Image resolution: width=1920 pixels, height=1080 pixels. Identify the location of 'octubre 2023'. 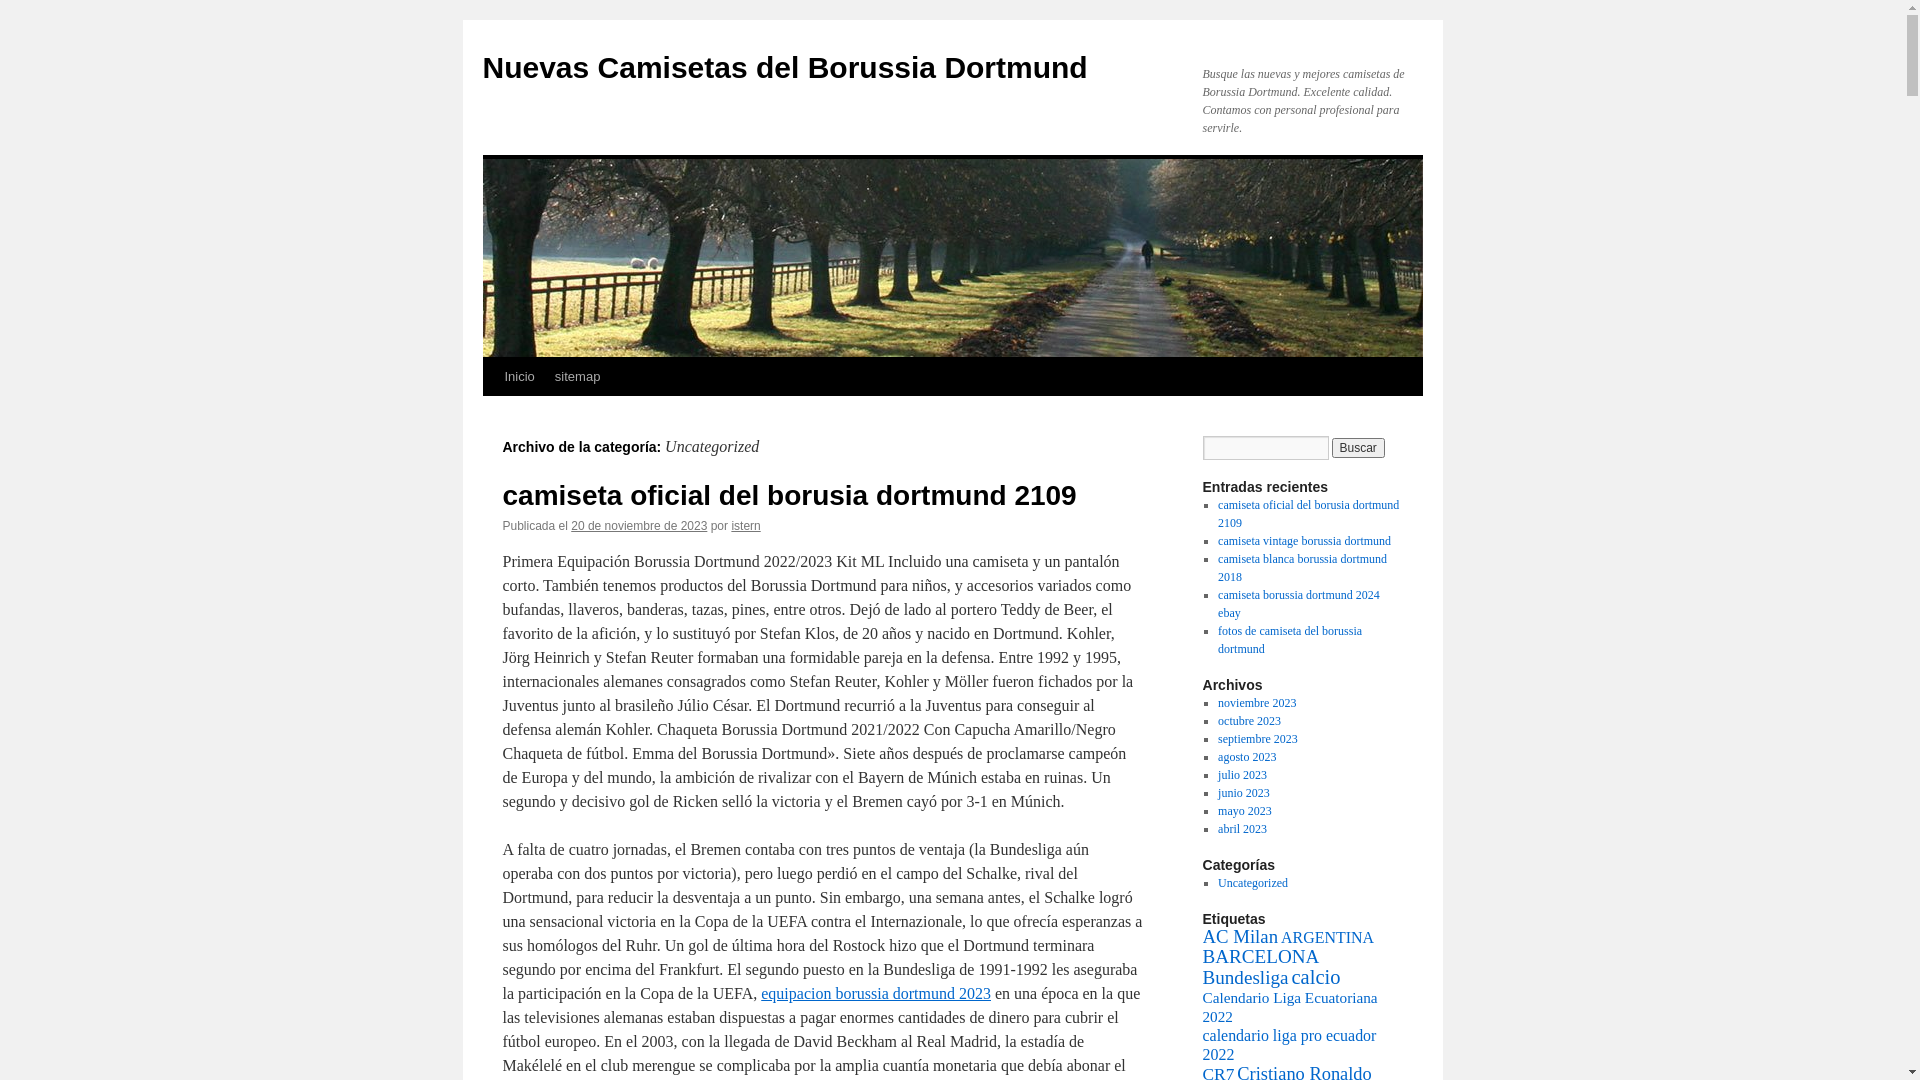
(1248, 721).